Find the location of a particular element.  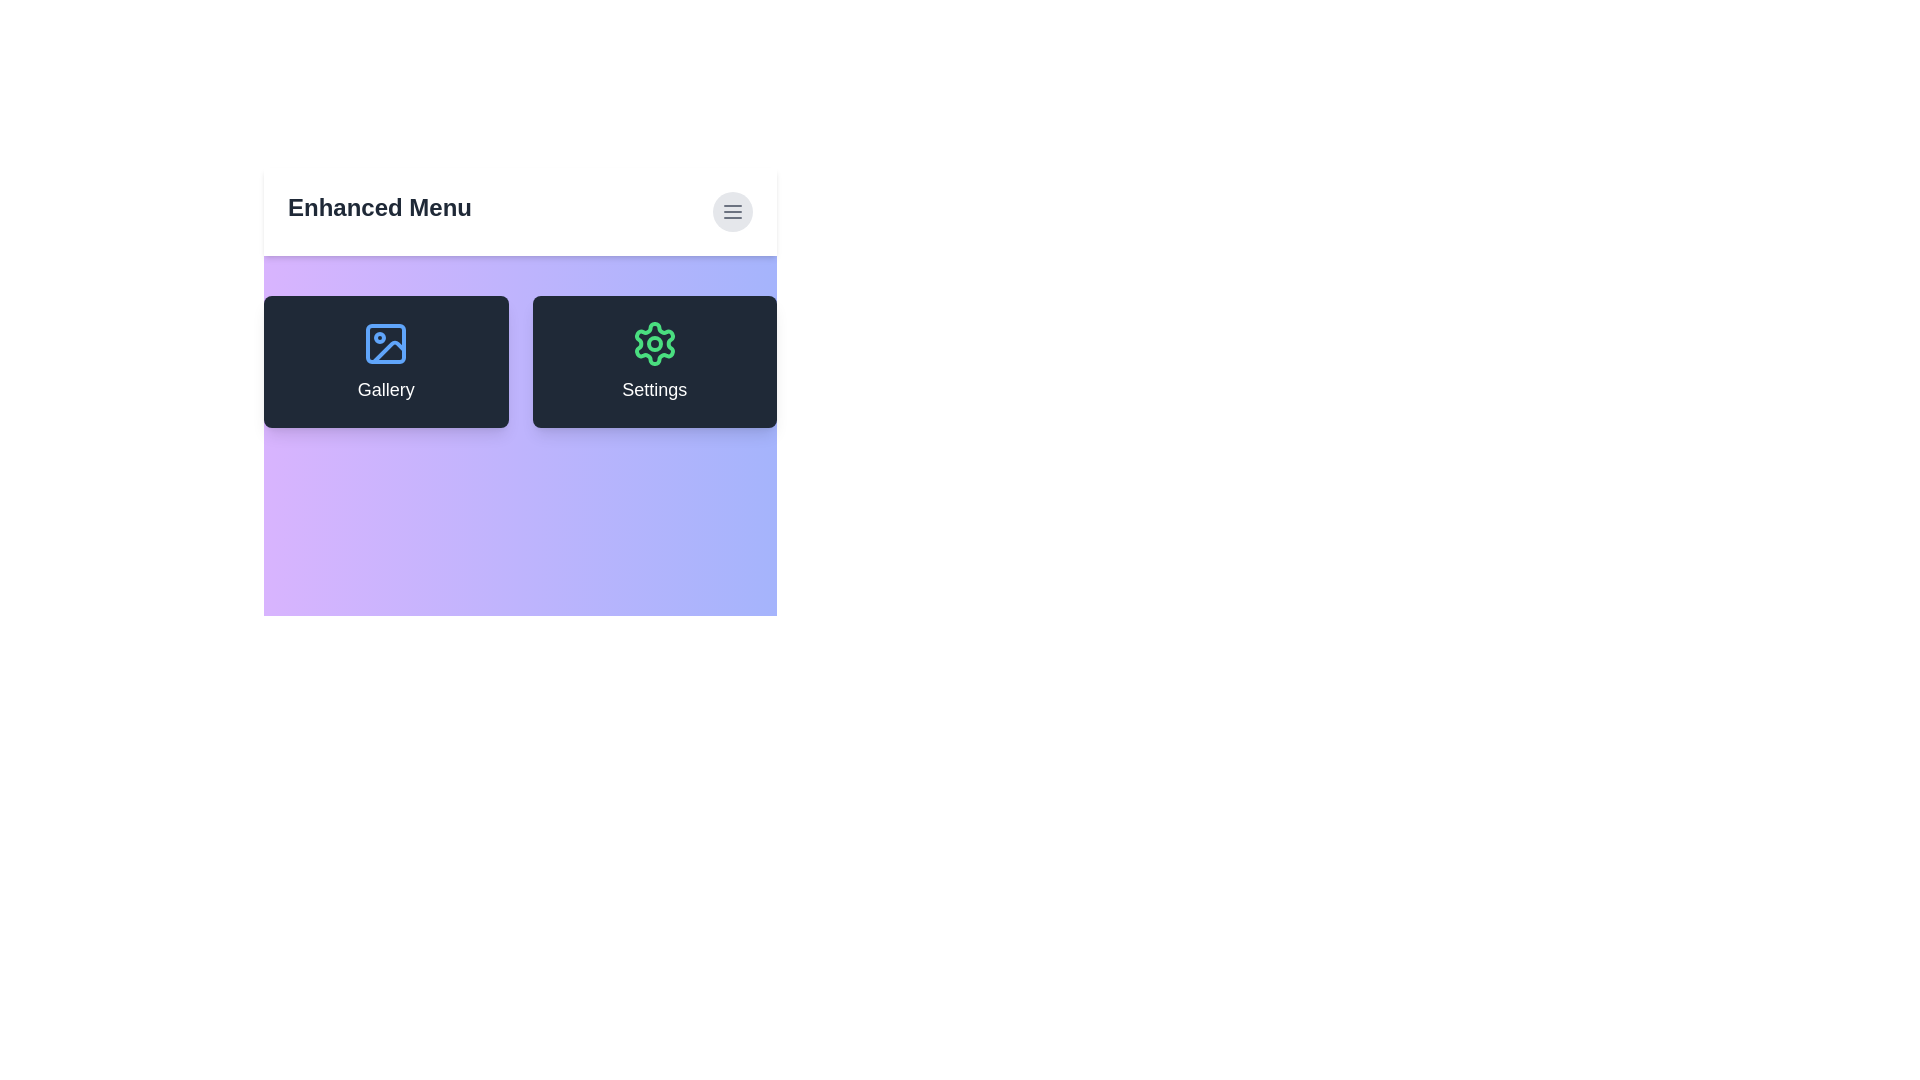

the header text 'Enhanced Menu' to select it is located at coordinates (379, 212).